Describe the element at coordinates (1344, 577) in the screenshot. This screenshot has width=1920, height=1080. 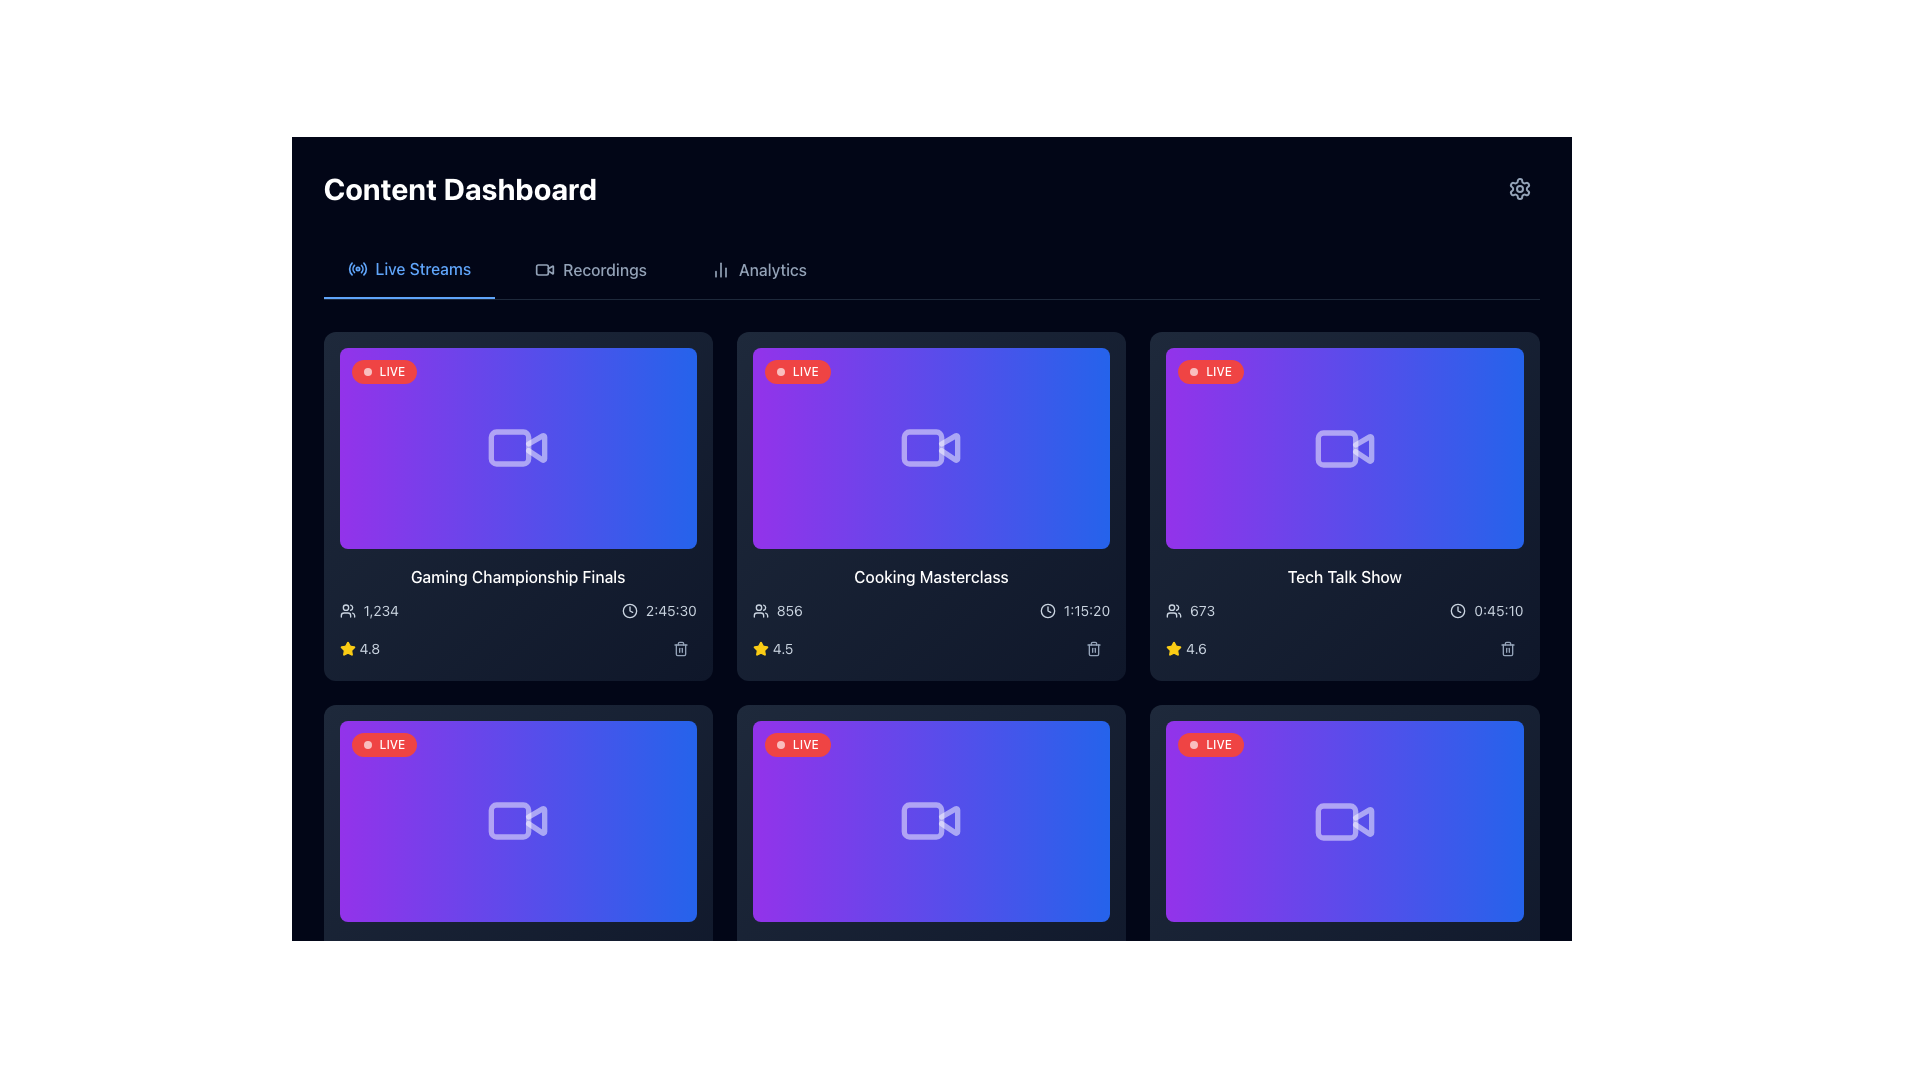
I see `the title text label of the third card in the upper row of the dashboard interface, which identifies the content of the associated card` at that location.